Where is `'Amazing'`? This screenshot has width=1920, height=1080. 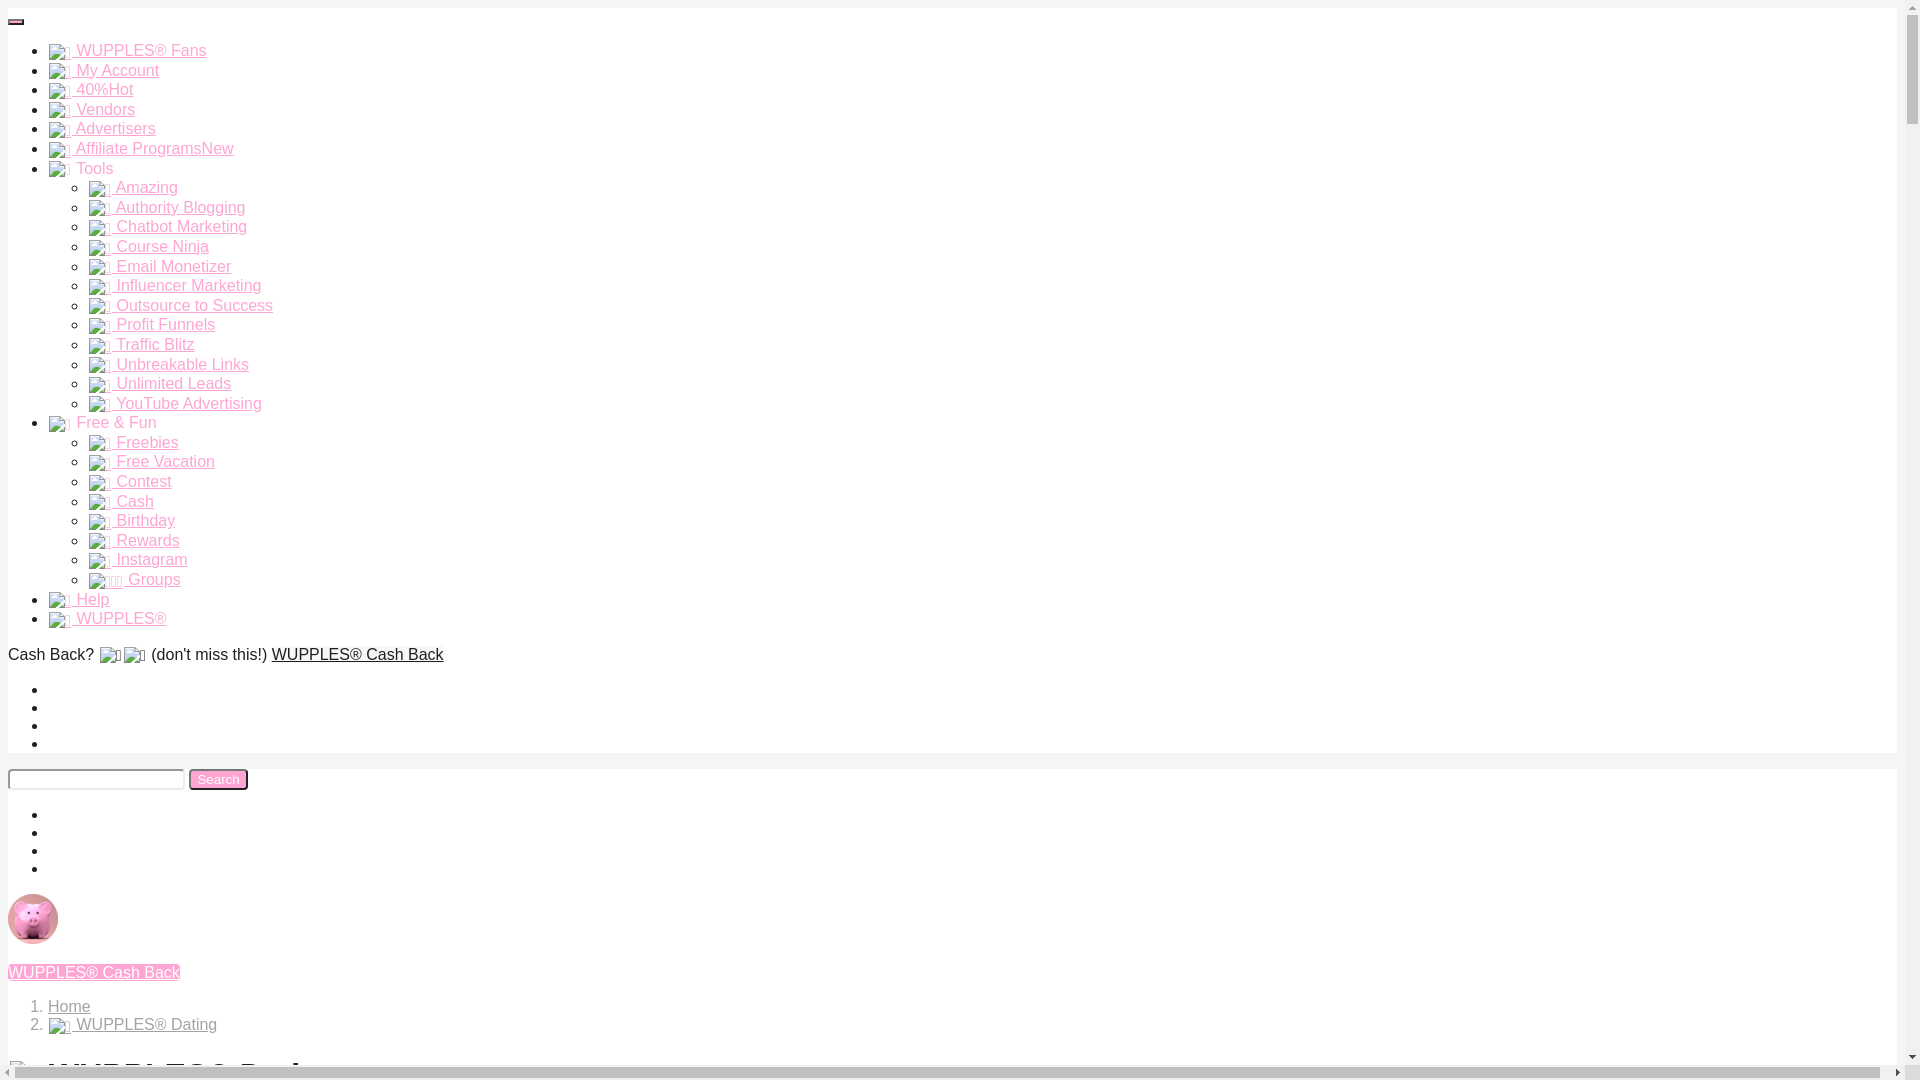 'Amazing' is located at coordinates (132, 187).